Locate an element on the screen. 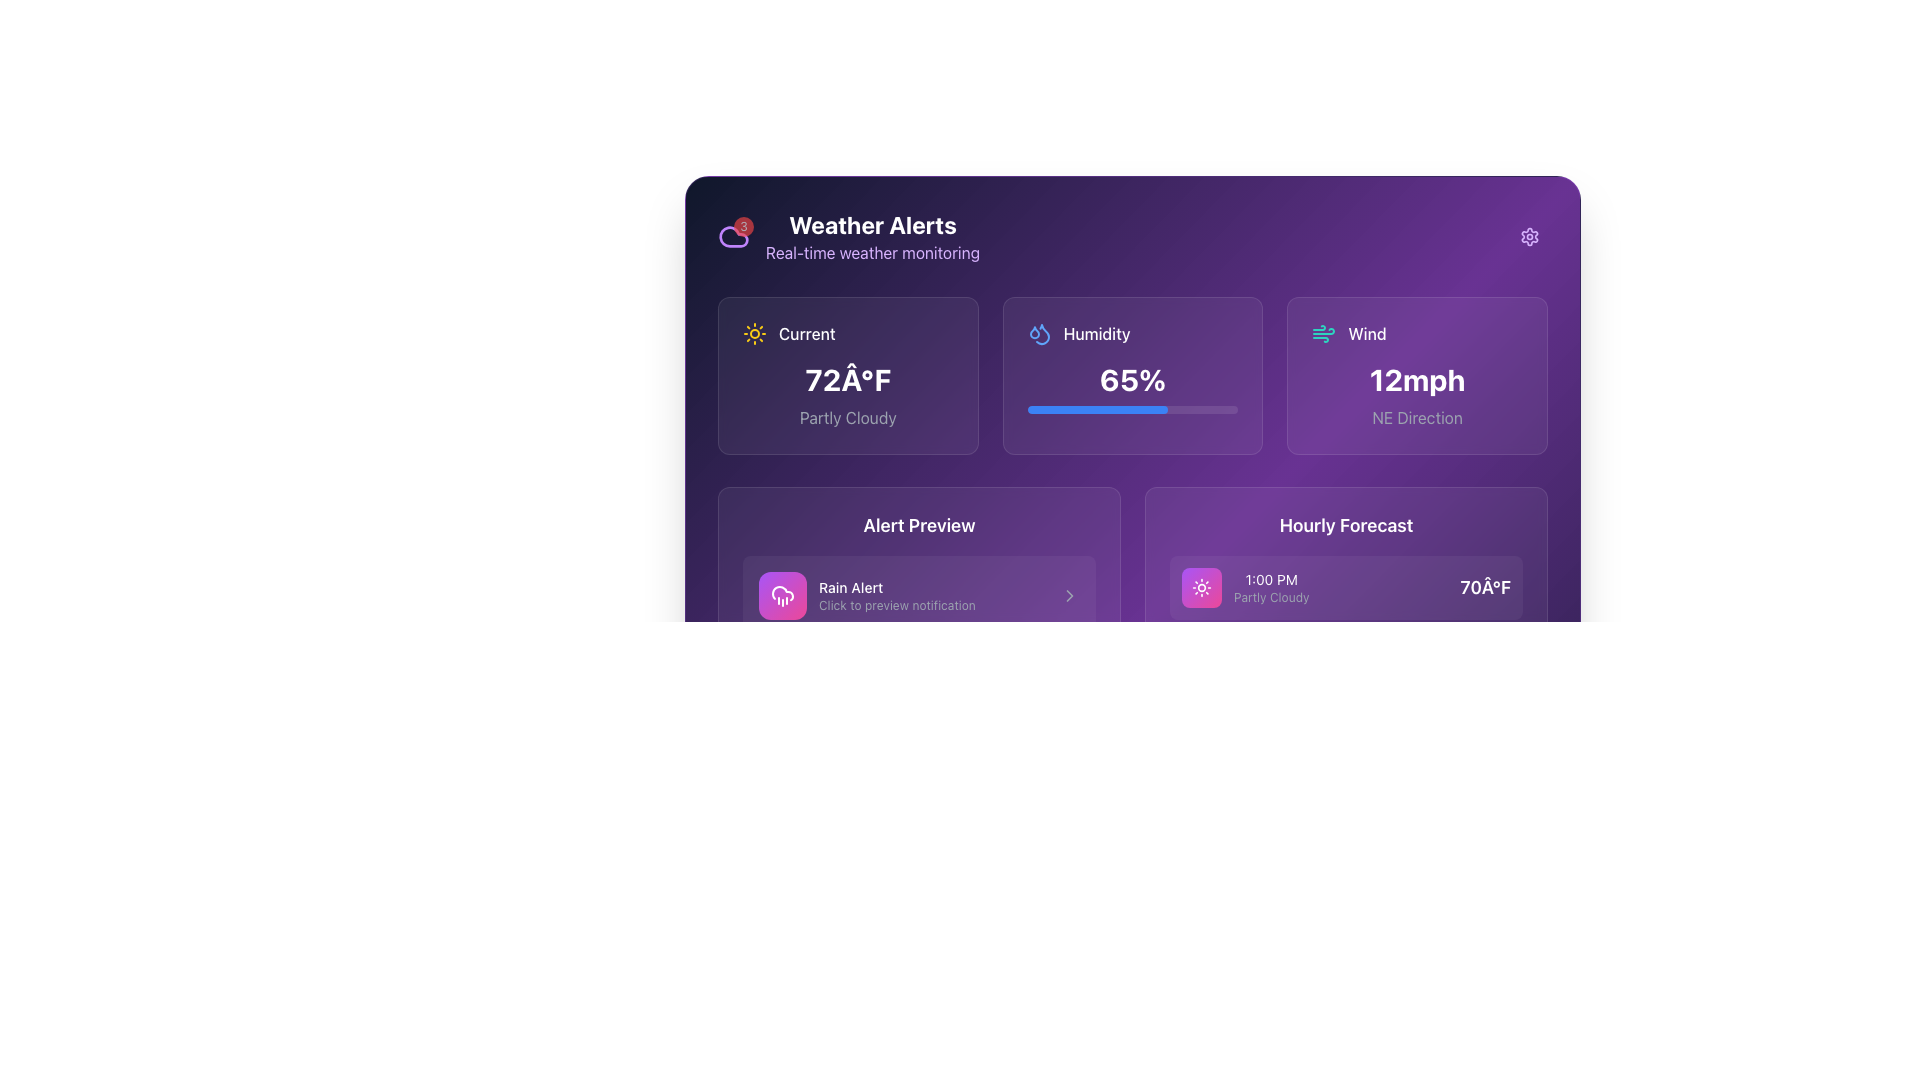  the horizontal progress bar located at the bottom part of the 'Humidity' card, directly below the text '65%', which is approximately two-thirds filled with a blue color is located at coordinates (1132, 408).